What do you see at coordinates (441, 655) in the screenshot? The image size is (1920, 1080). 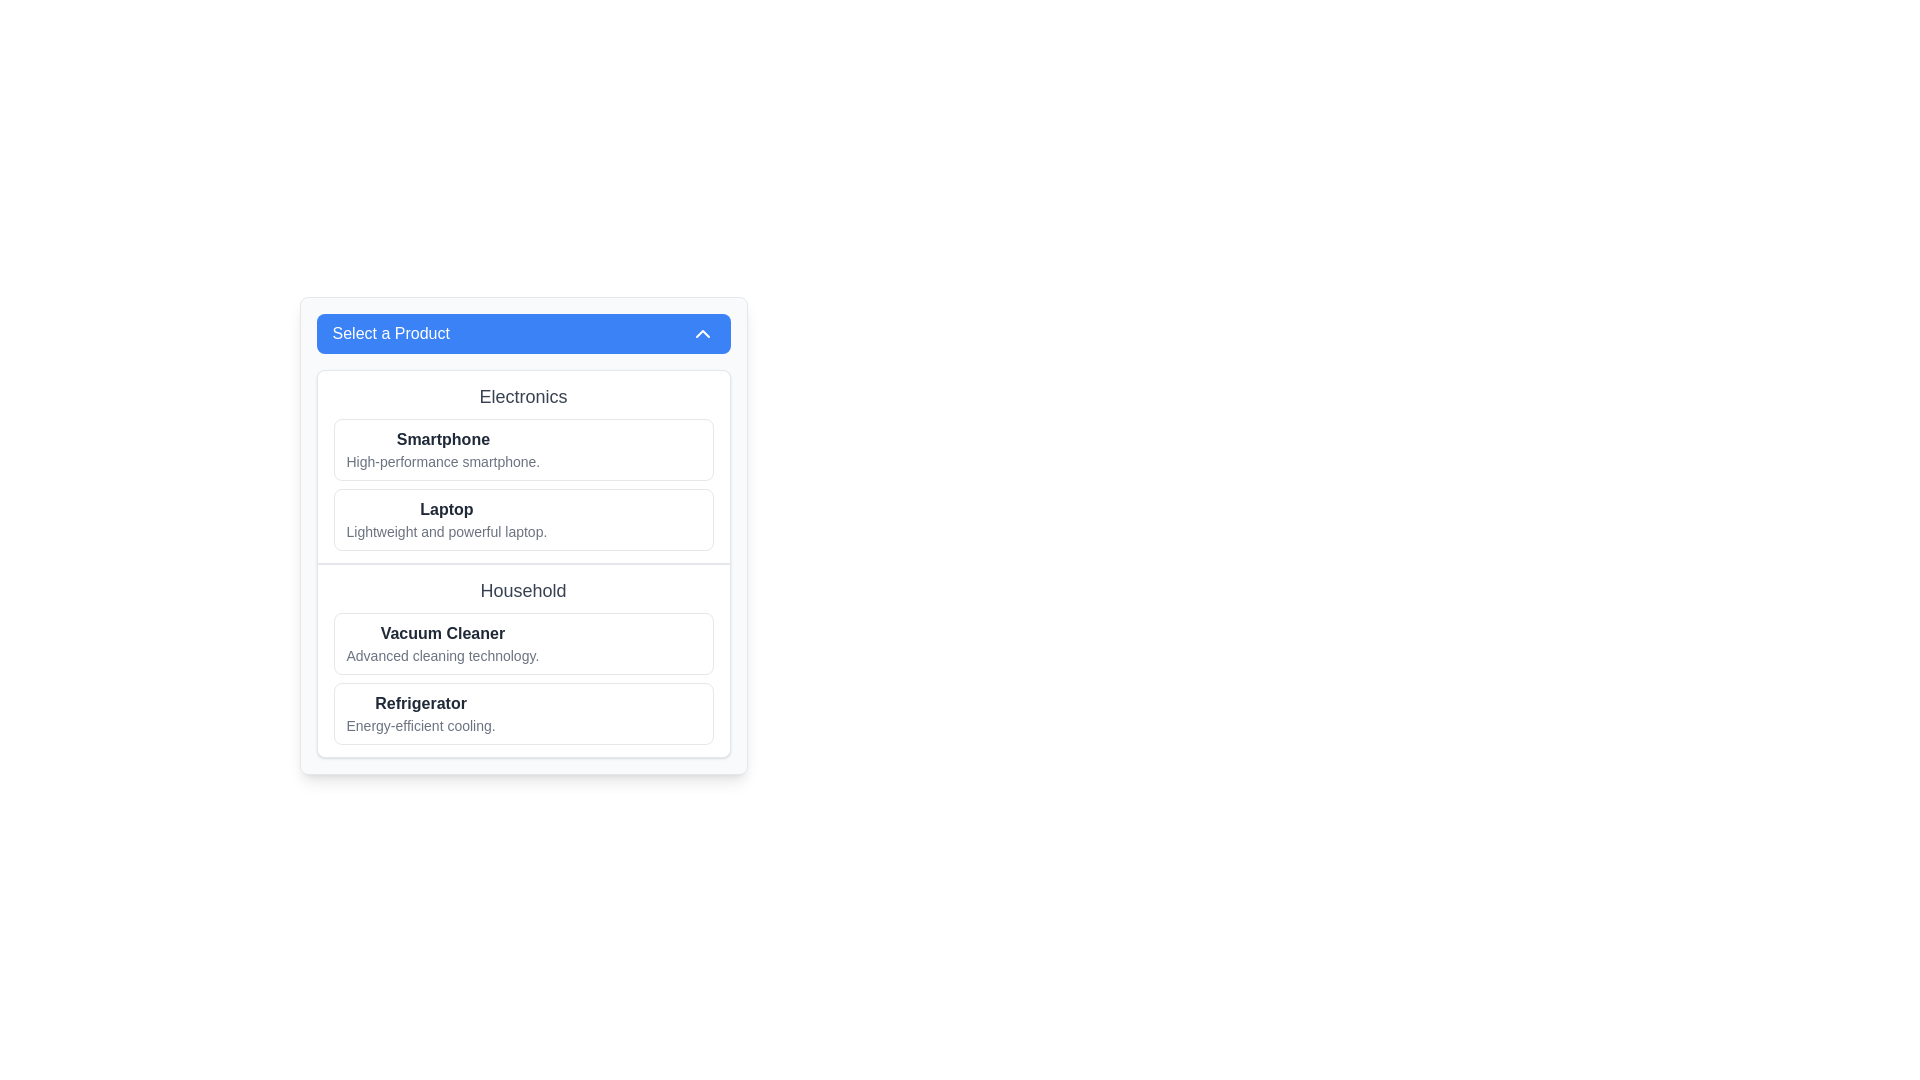 I see `text block displaying 'Advanced cleaning technology.' which is located below the title 'Vacuum Cleaner' in the 'Household' section` at bounding box center [441, 655].